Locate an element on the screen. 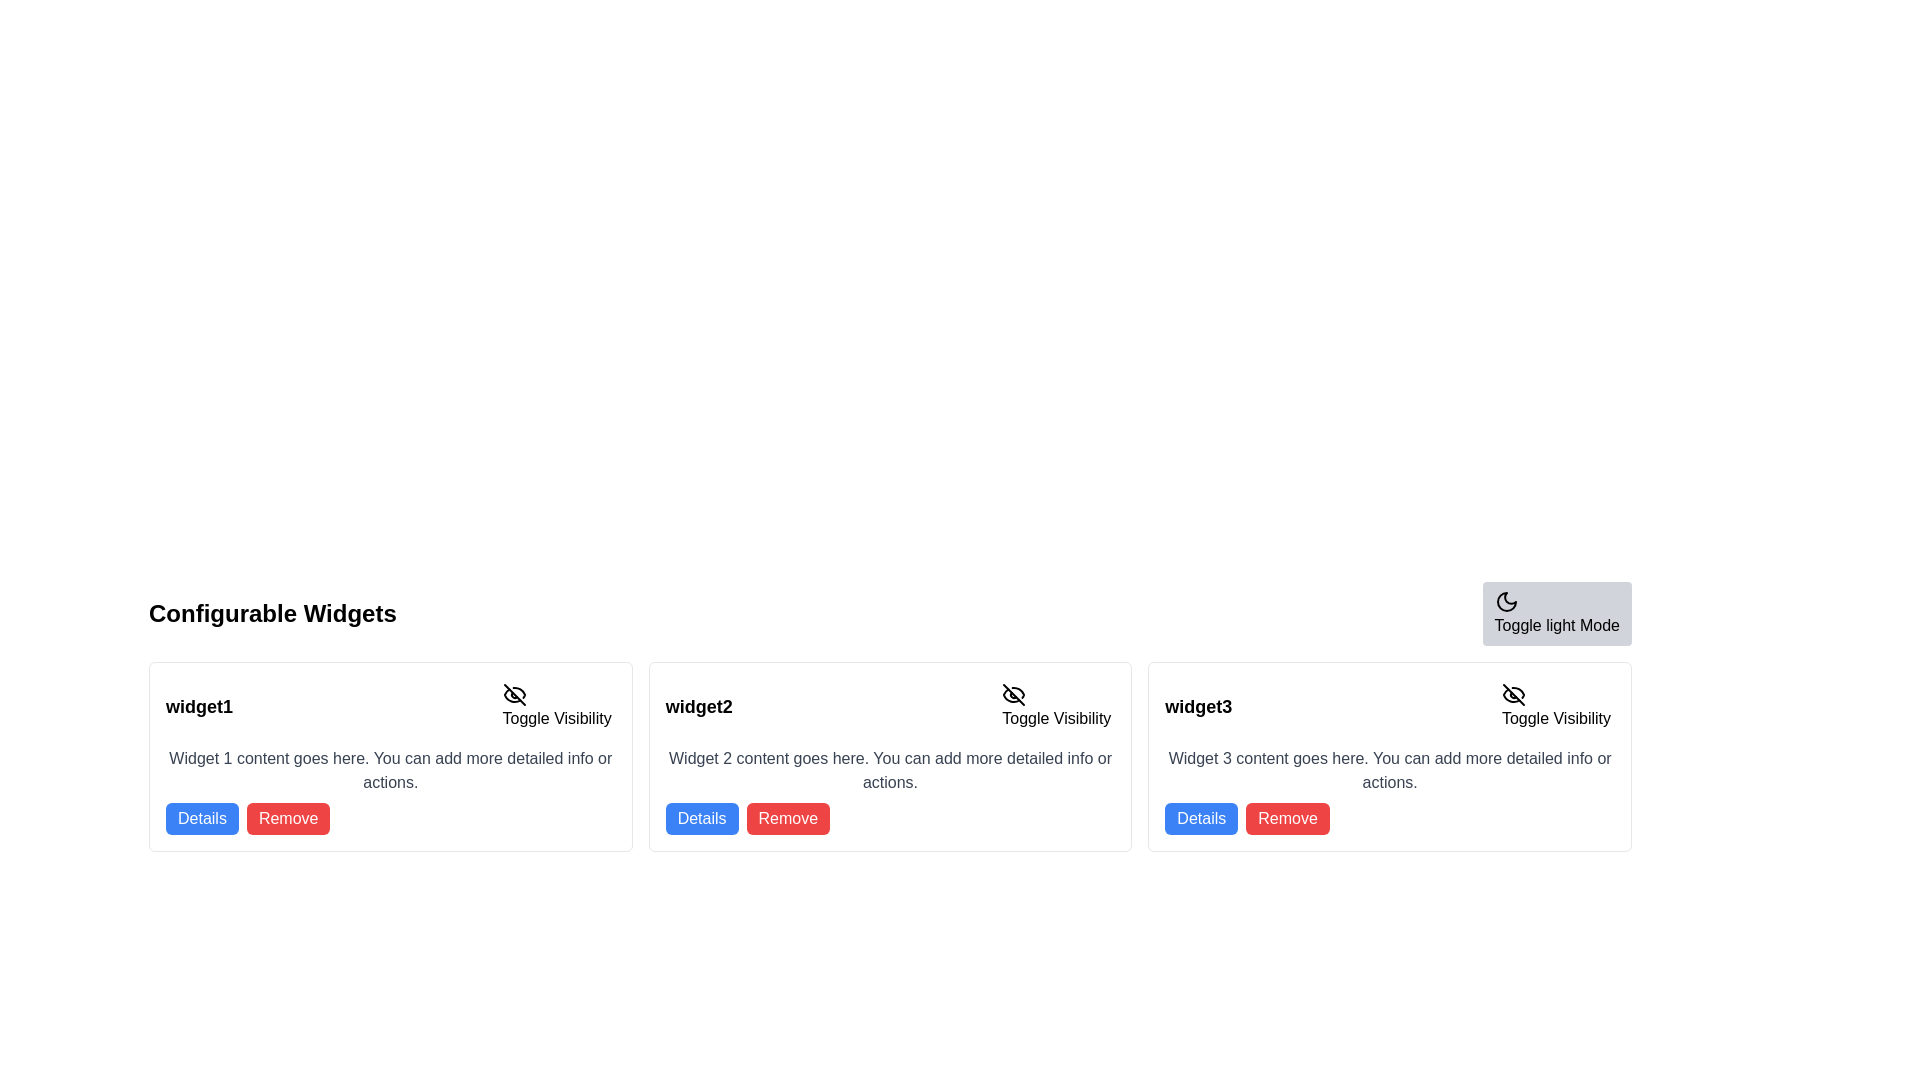 This screenshot has height=1080, width=1920. the 'Toggle Visibility' button with an eye icon is located at coordinates (557, 705).